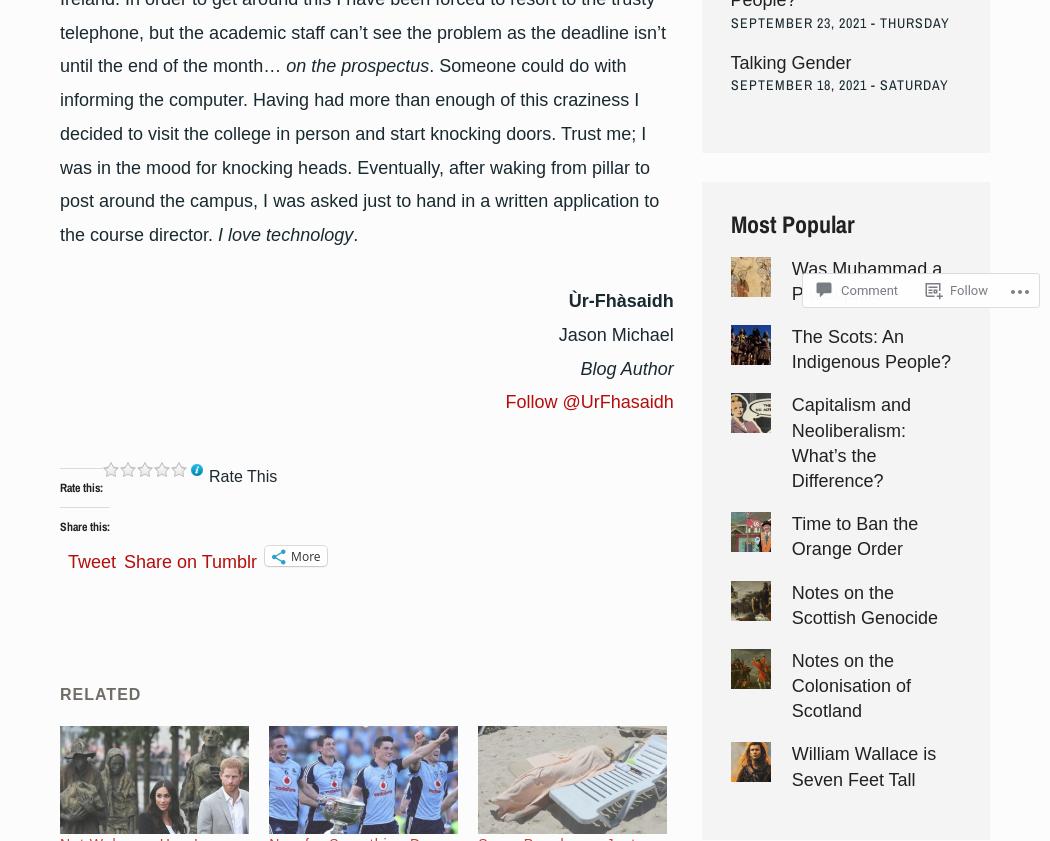  What do you see at coordinates (854, 536) in the screenshot?
I see `'Time to Ban the Orange Order'` at bounding box center [854, 536].